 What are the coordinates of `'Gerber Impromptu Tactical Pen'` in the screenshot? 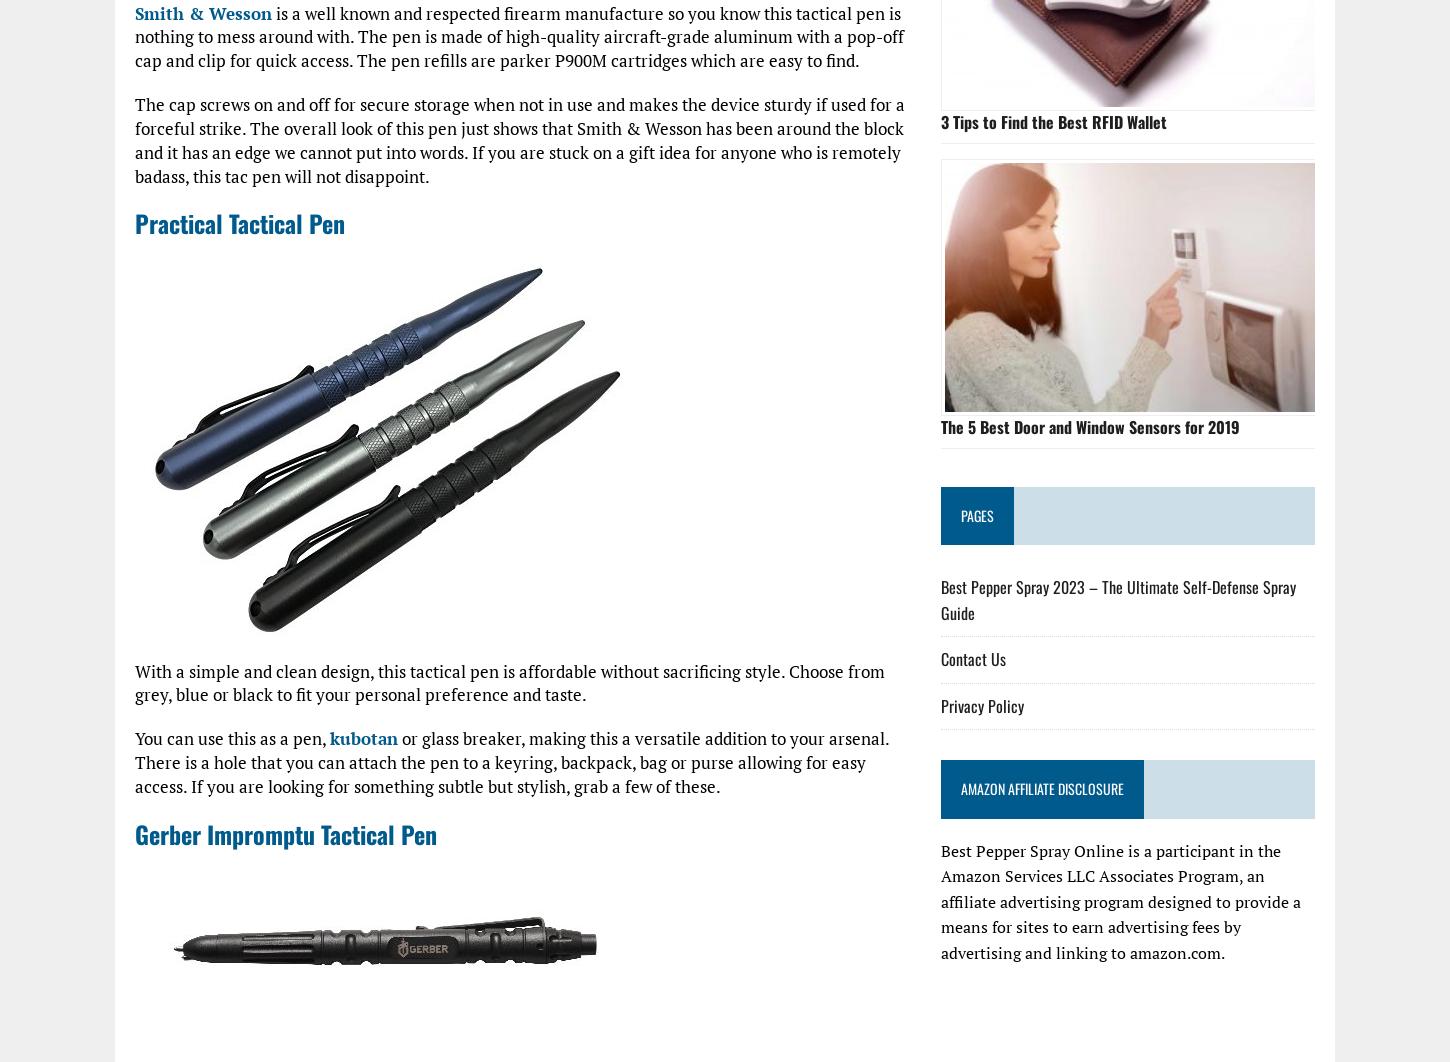 It's located at (285, 832).